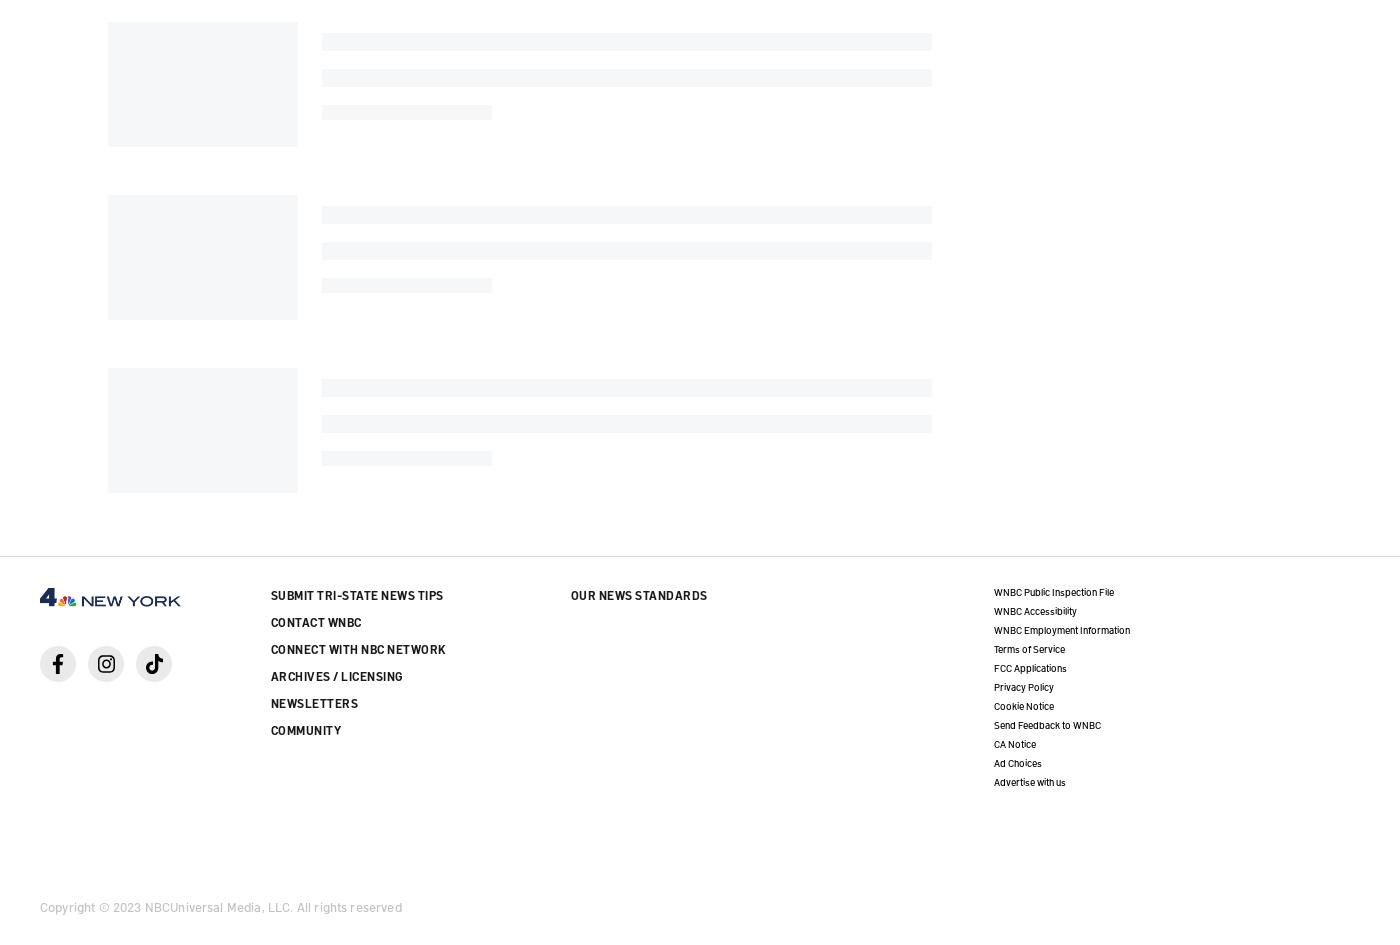 The image size is (1400, 945). I want to click on 'Copyright © 2023 NBCUniversal Media, LLC. All rights reserved', so click(40, 904).